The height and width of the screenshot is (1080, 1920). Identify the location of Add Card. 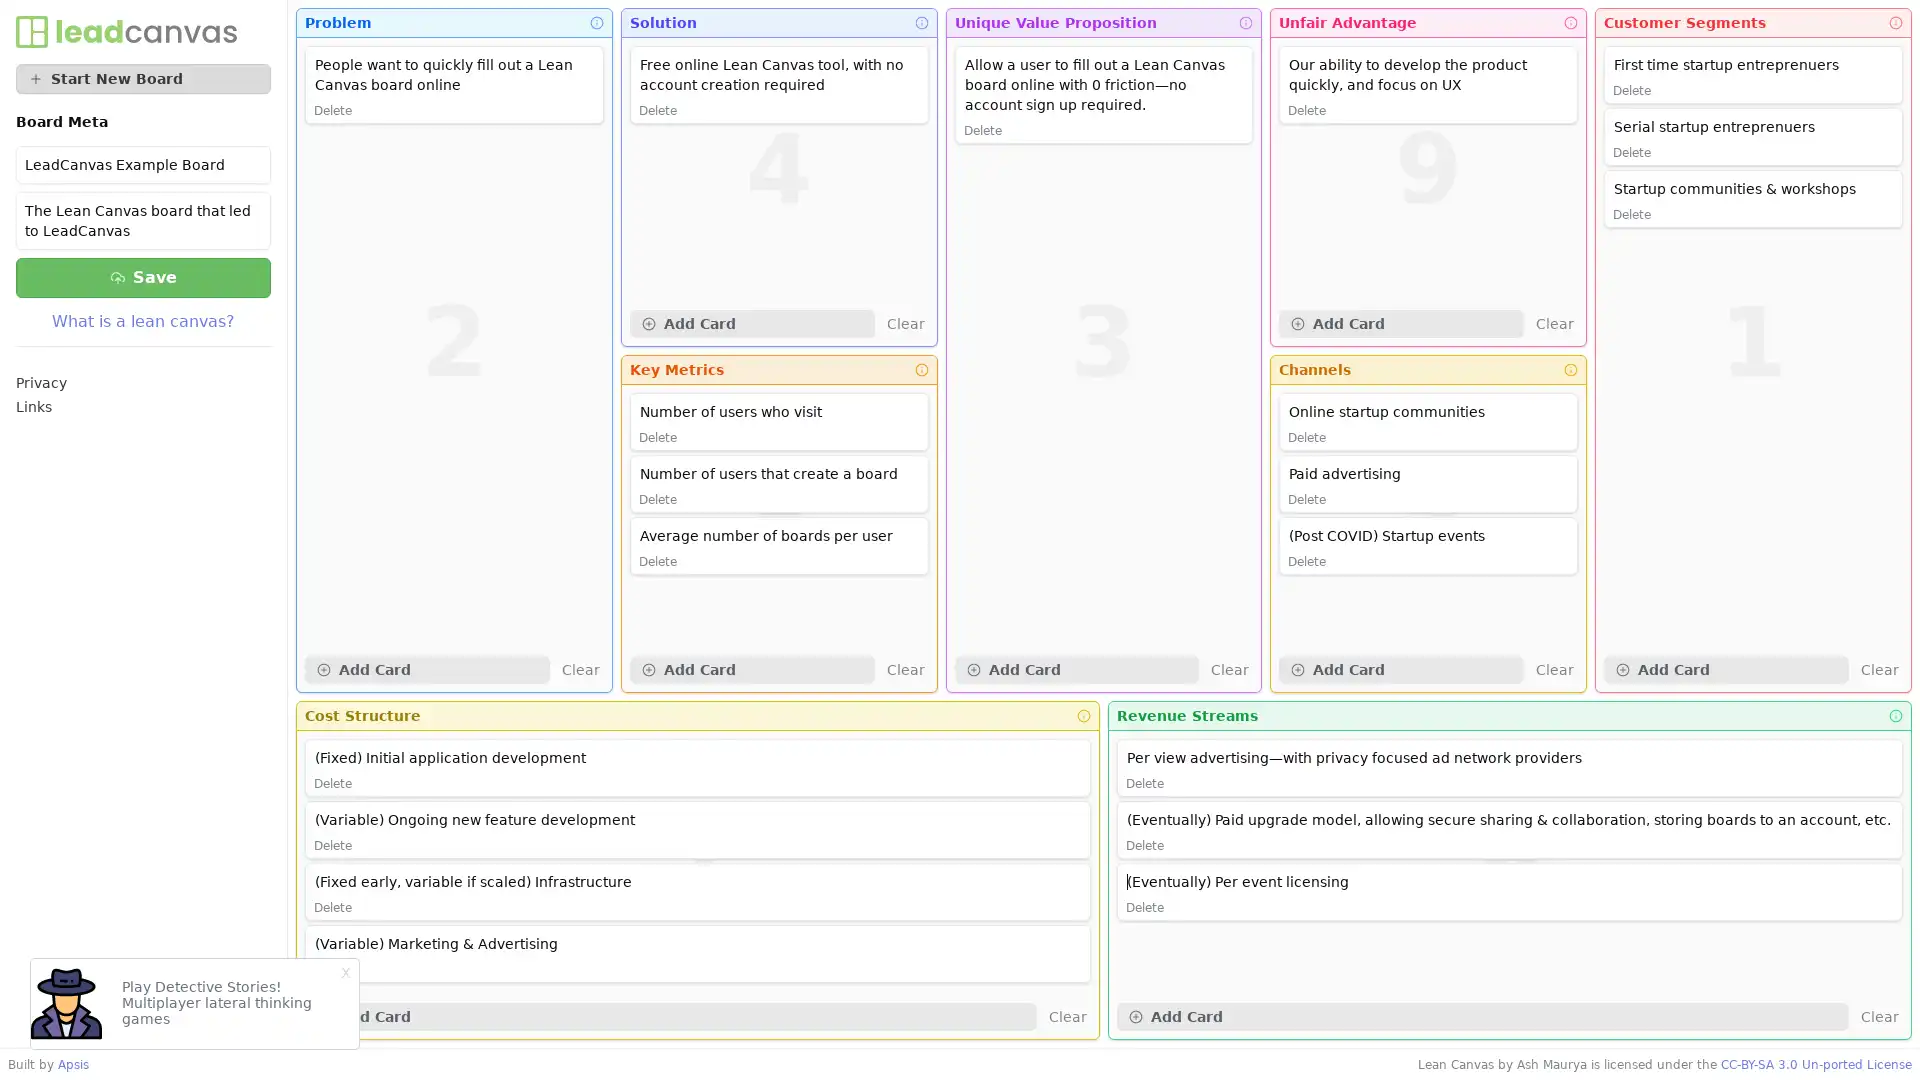
(671, 1017).